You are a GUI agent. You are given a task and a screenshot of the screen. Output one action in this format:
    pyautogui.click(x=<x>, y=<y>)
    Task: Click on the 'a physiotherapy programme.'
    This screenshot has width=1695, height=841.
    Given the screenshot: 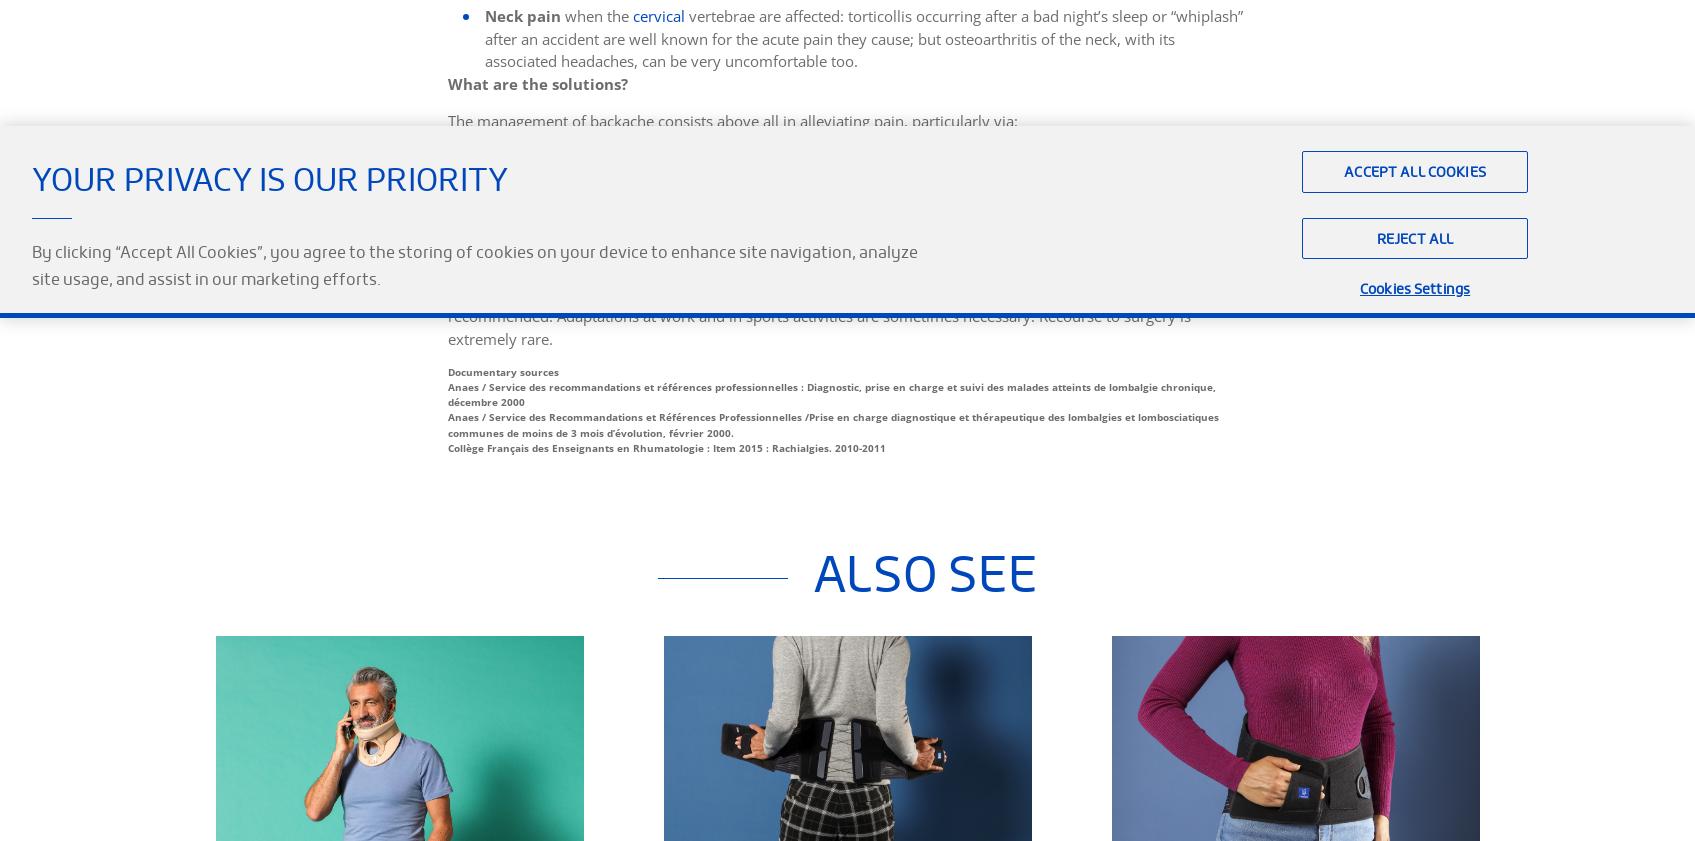 What is the action you would take?
    pyautogui.click(x=483, y=232)
    